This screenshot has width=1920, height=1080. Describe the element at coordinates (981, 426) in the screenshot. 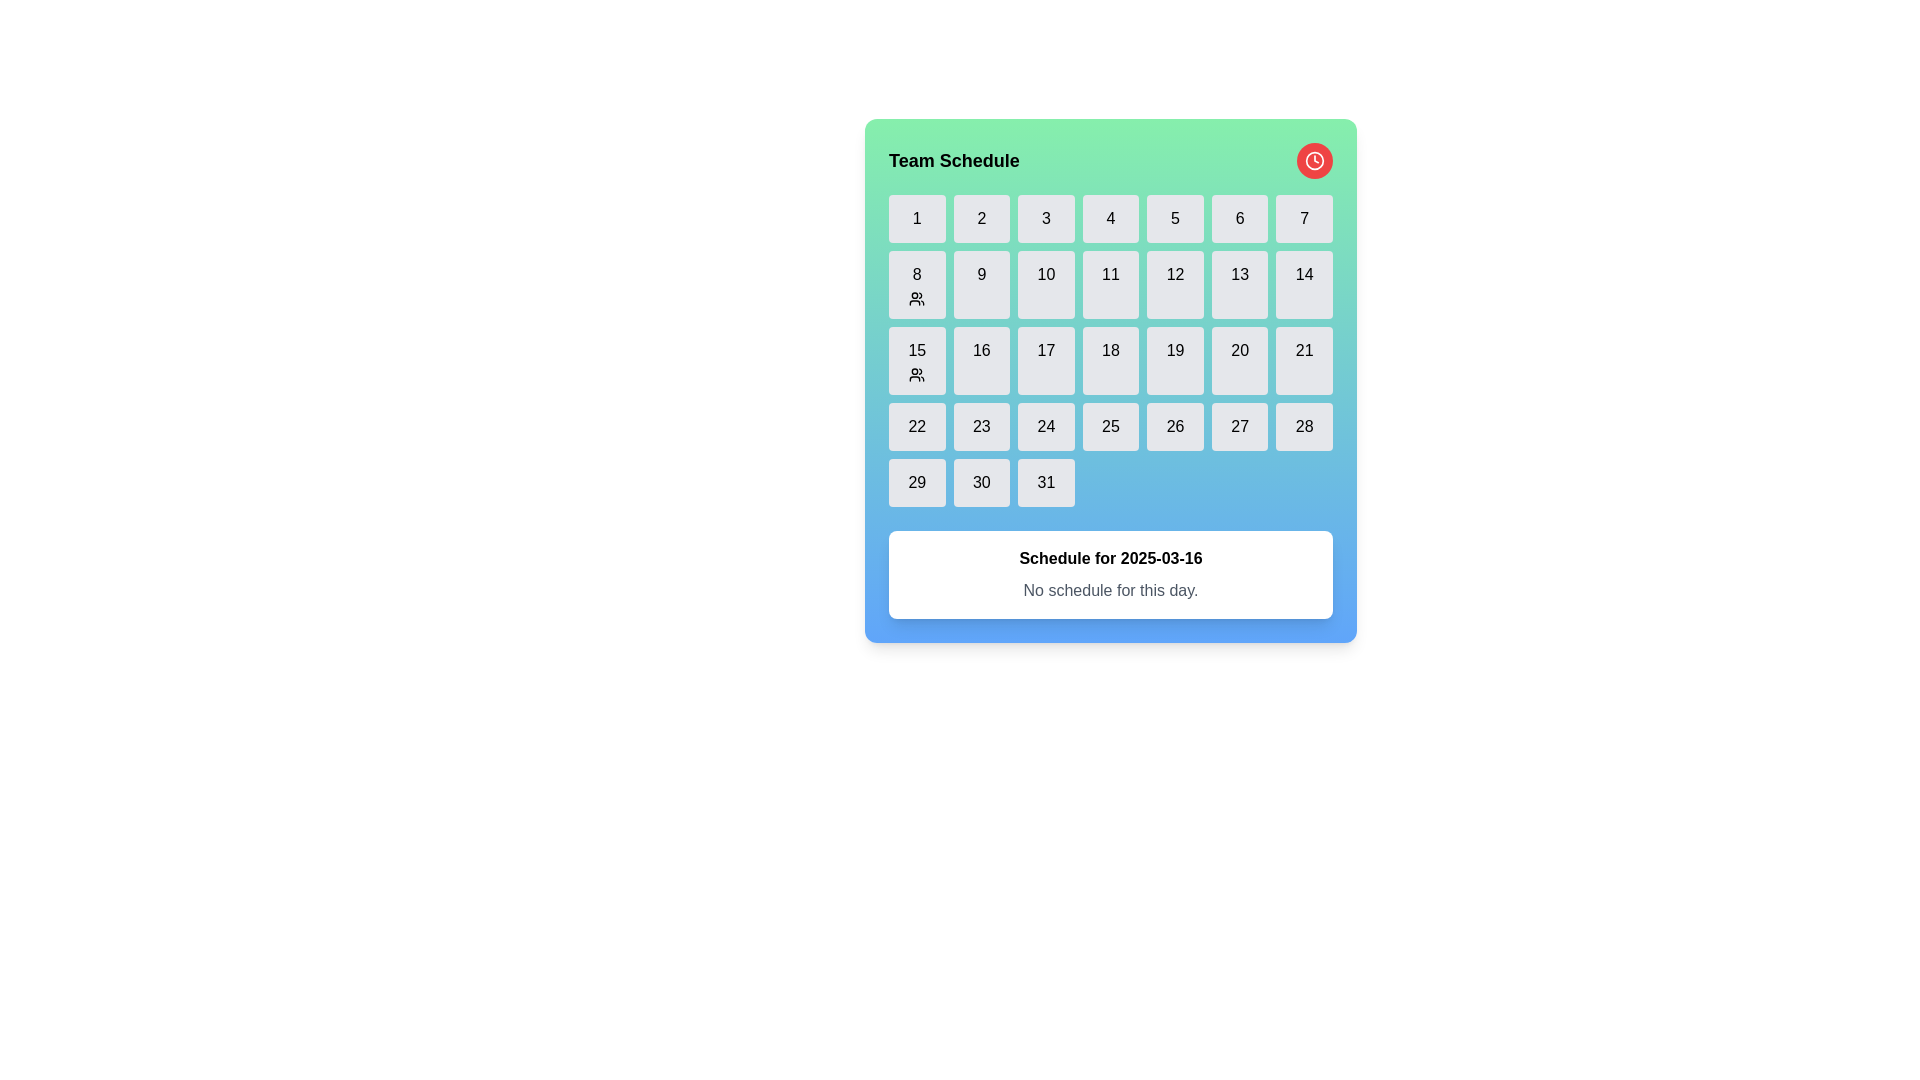

I see `the text label displaying the number '23' in a light gray button within the calendar grid` at that location.